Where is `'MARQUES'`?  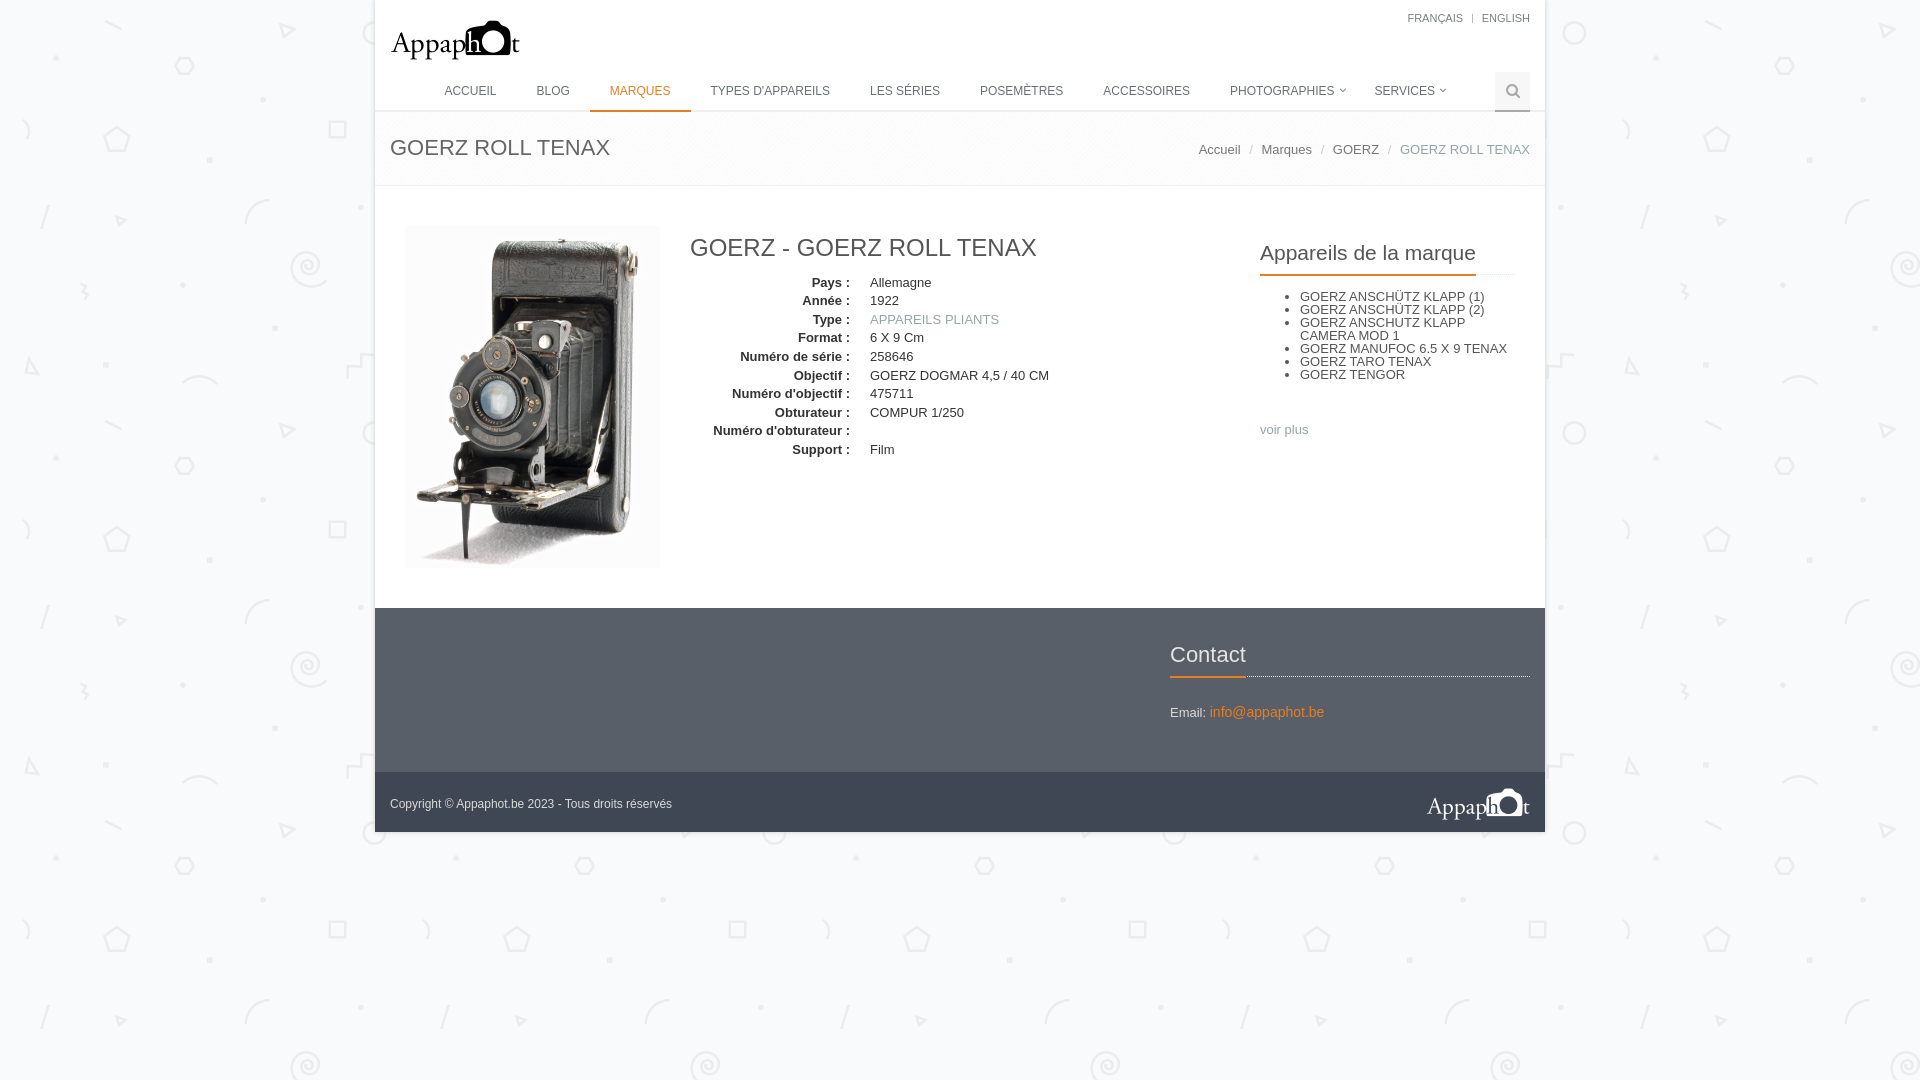
'MARQUES' is located at coordinates (640, 92).